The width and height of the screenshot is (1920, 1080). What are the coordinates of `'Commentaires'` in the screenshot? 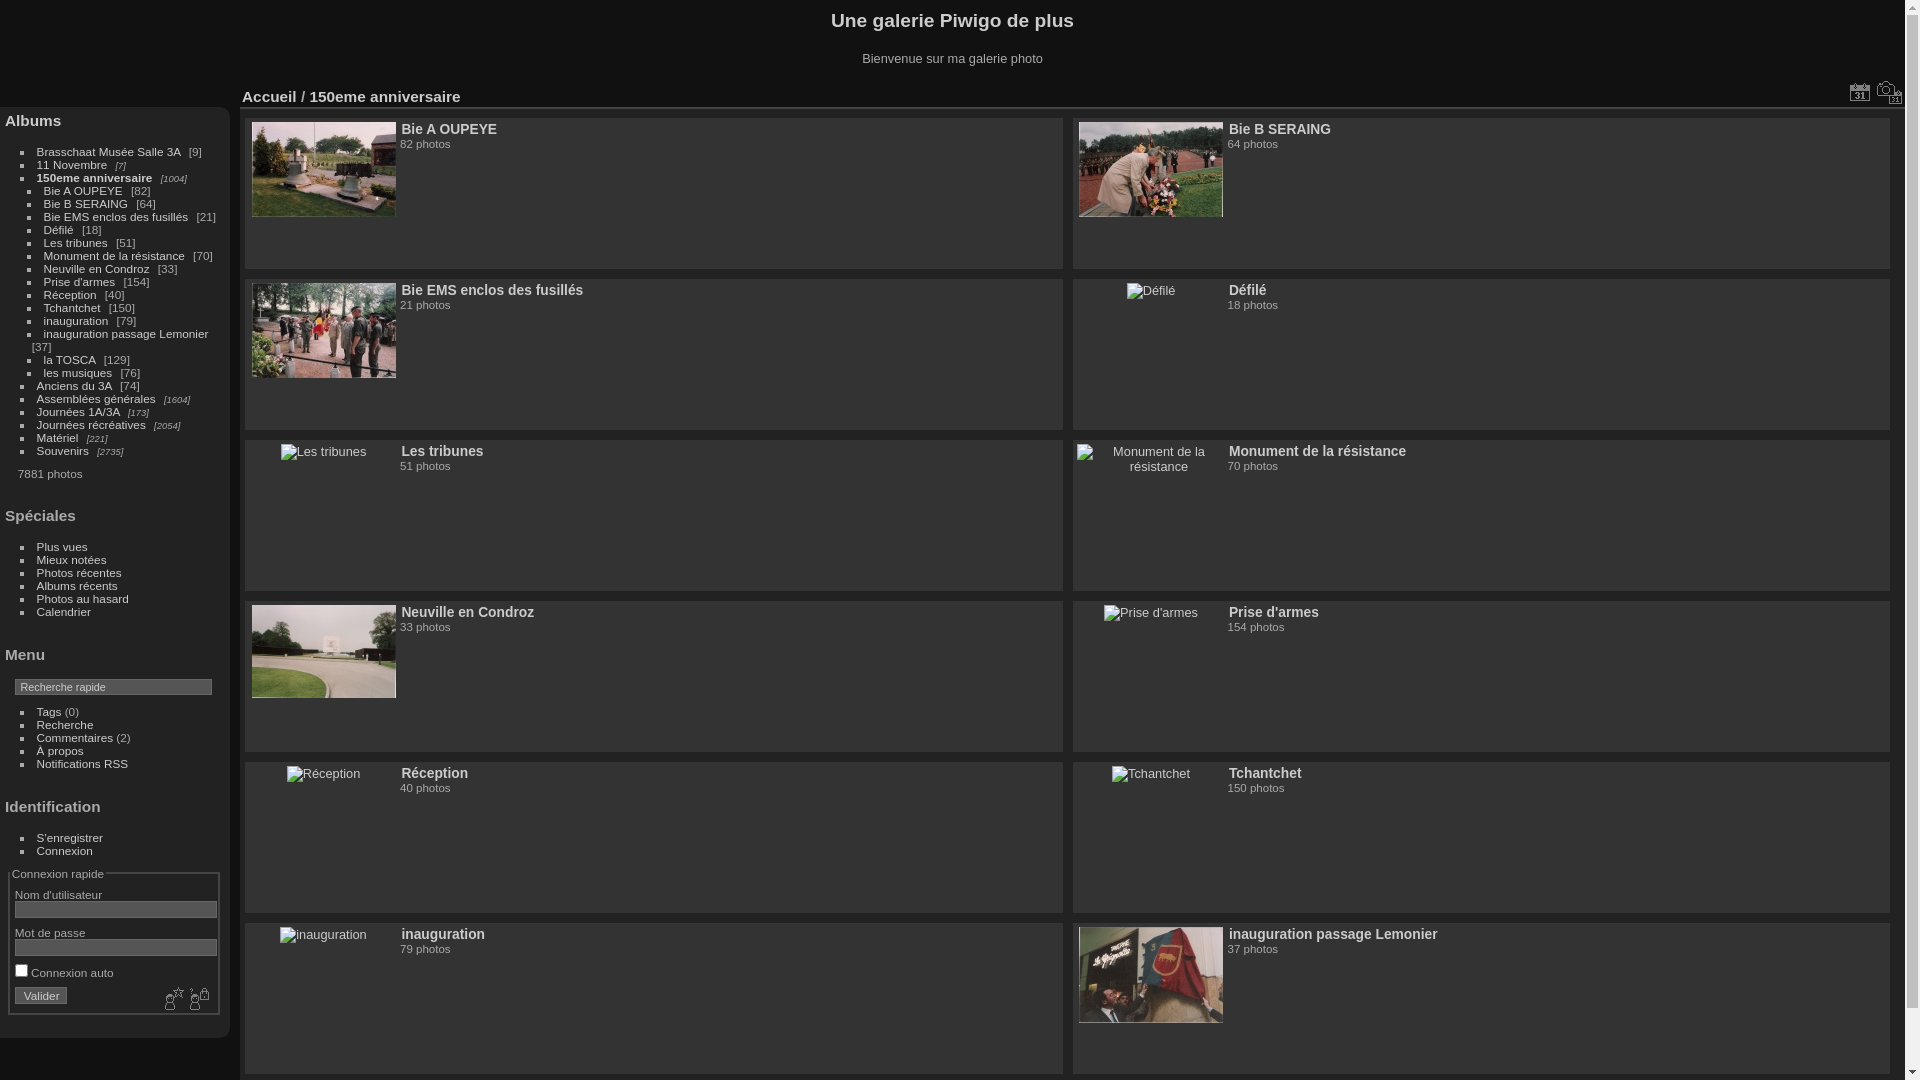 It's located at (75, 737).